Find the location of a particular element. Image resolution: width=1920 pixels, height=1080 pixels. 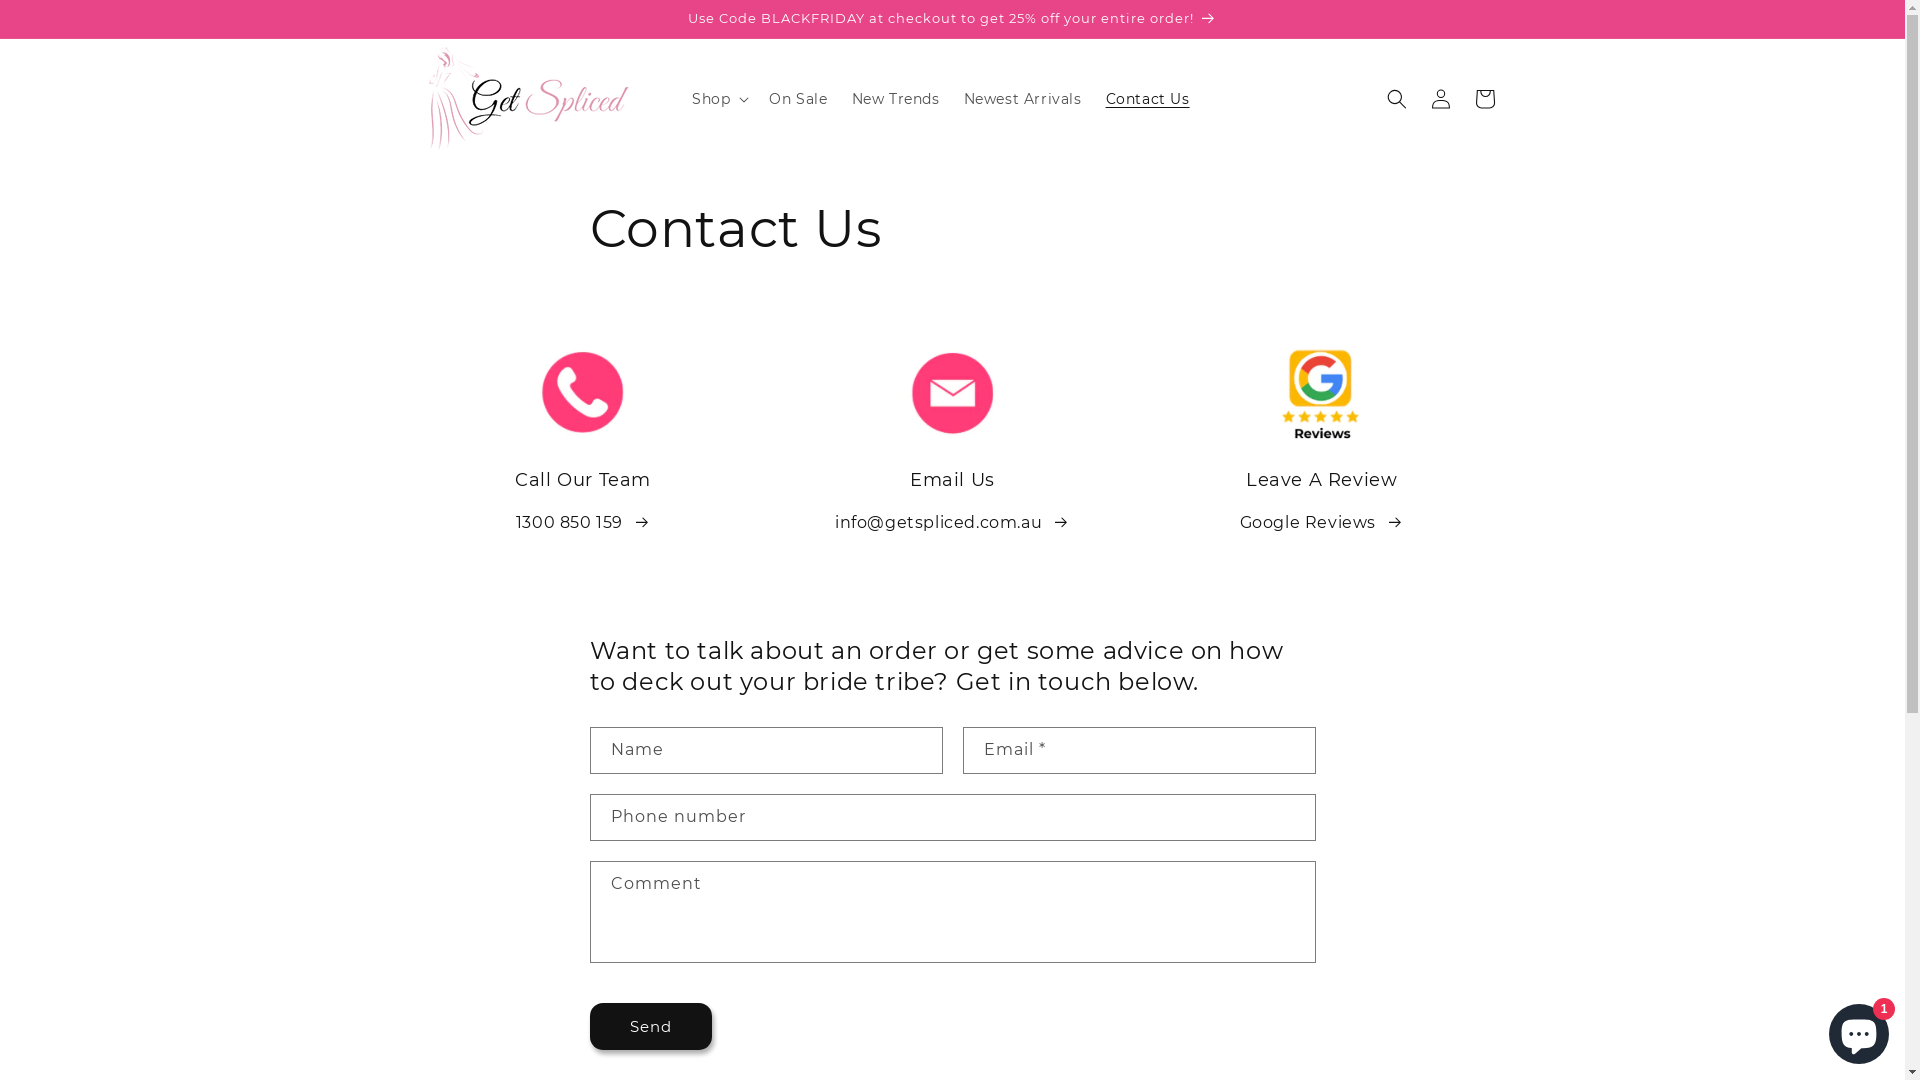

'Send' is located at coordinates (651, 1026).